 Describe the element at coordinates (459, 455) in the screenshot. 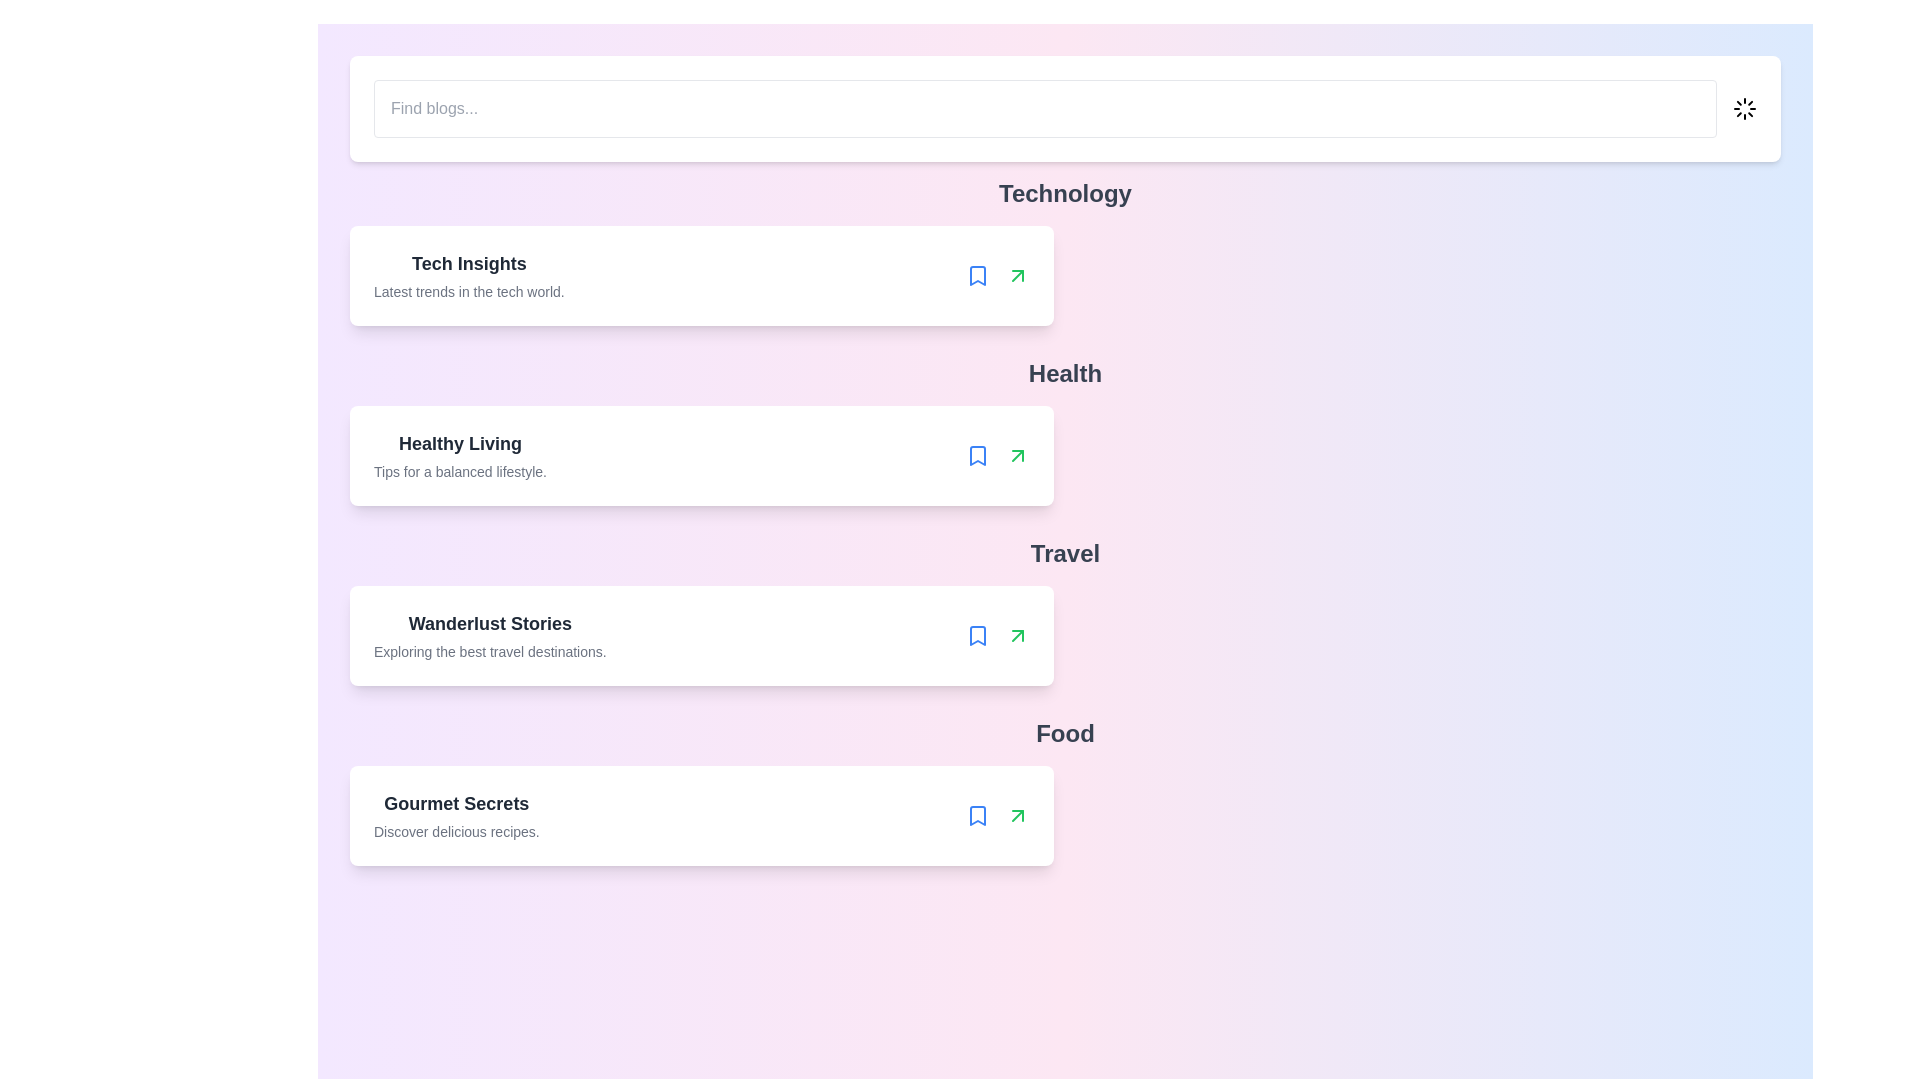

I see `the 'Healthy Living' Text block, which serves as a header and brief description for a content section, located as the second card in the vertical arrangement under 'Tech Insights' and above 'Wanderlust Stories'` at that location.